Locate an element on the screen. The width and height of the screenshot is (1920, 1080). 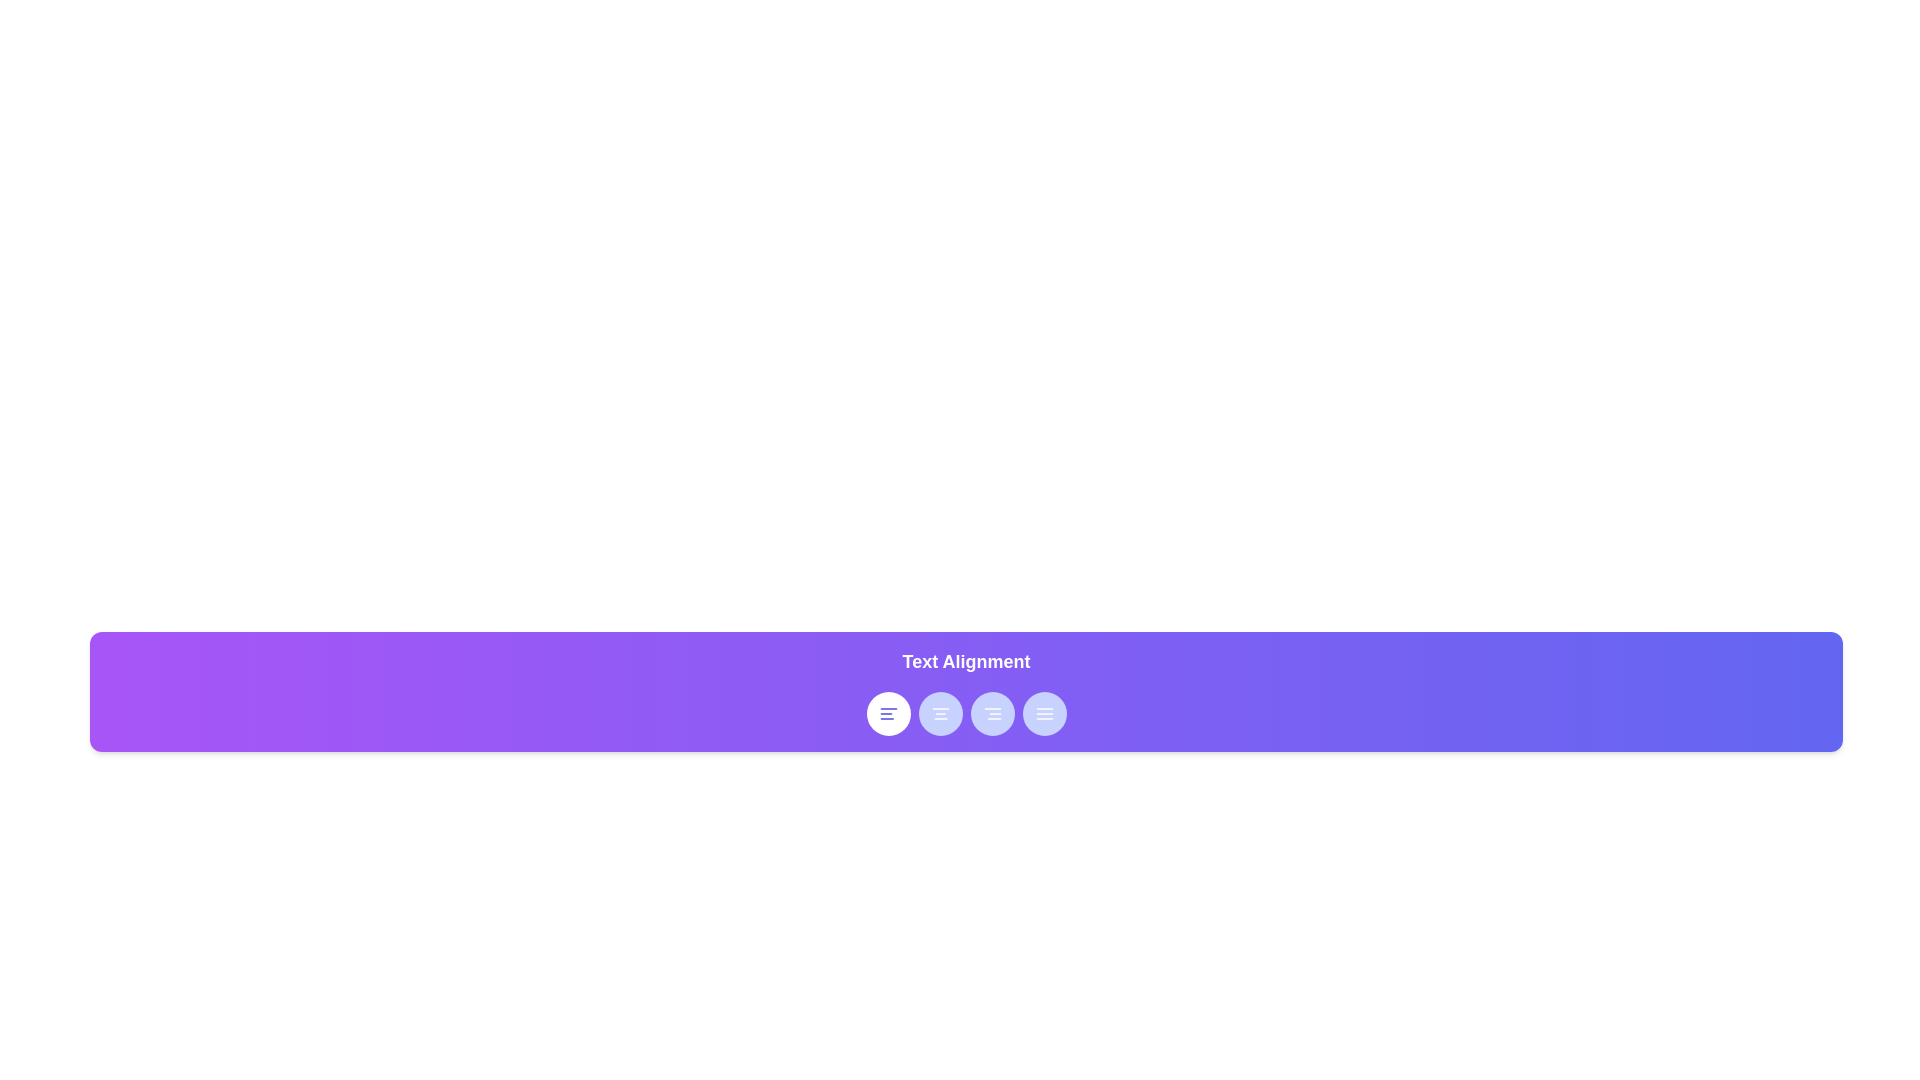
the circular button with a white background and an indigo left-alignment text symbol, located below the 'Text Alignment' label is located at coordinates (887, 712).